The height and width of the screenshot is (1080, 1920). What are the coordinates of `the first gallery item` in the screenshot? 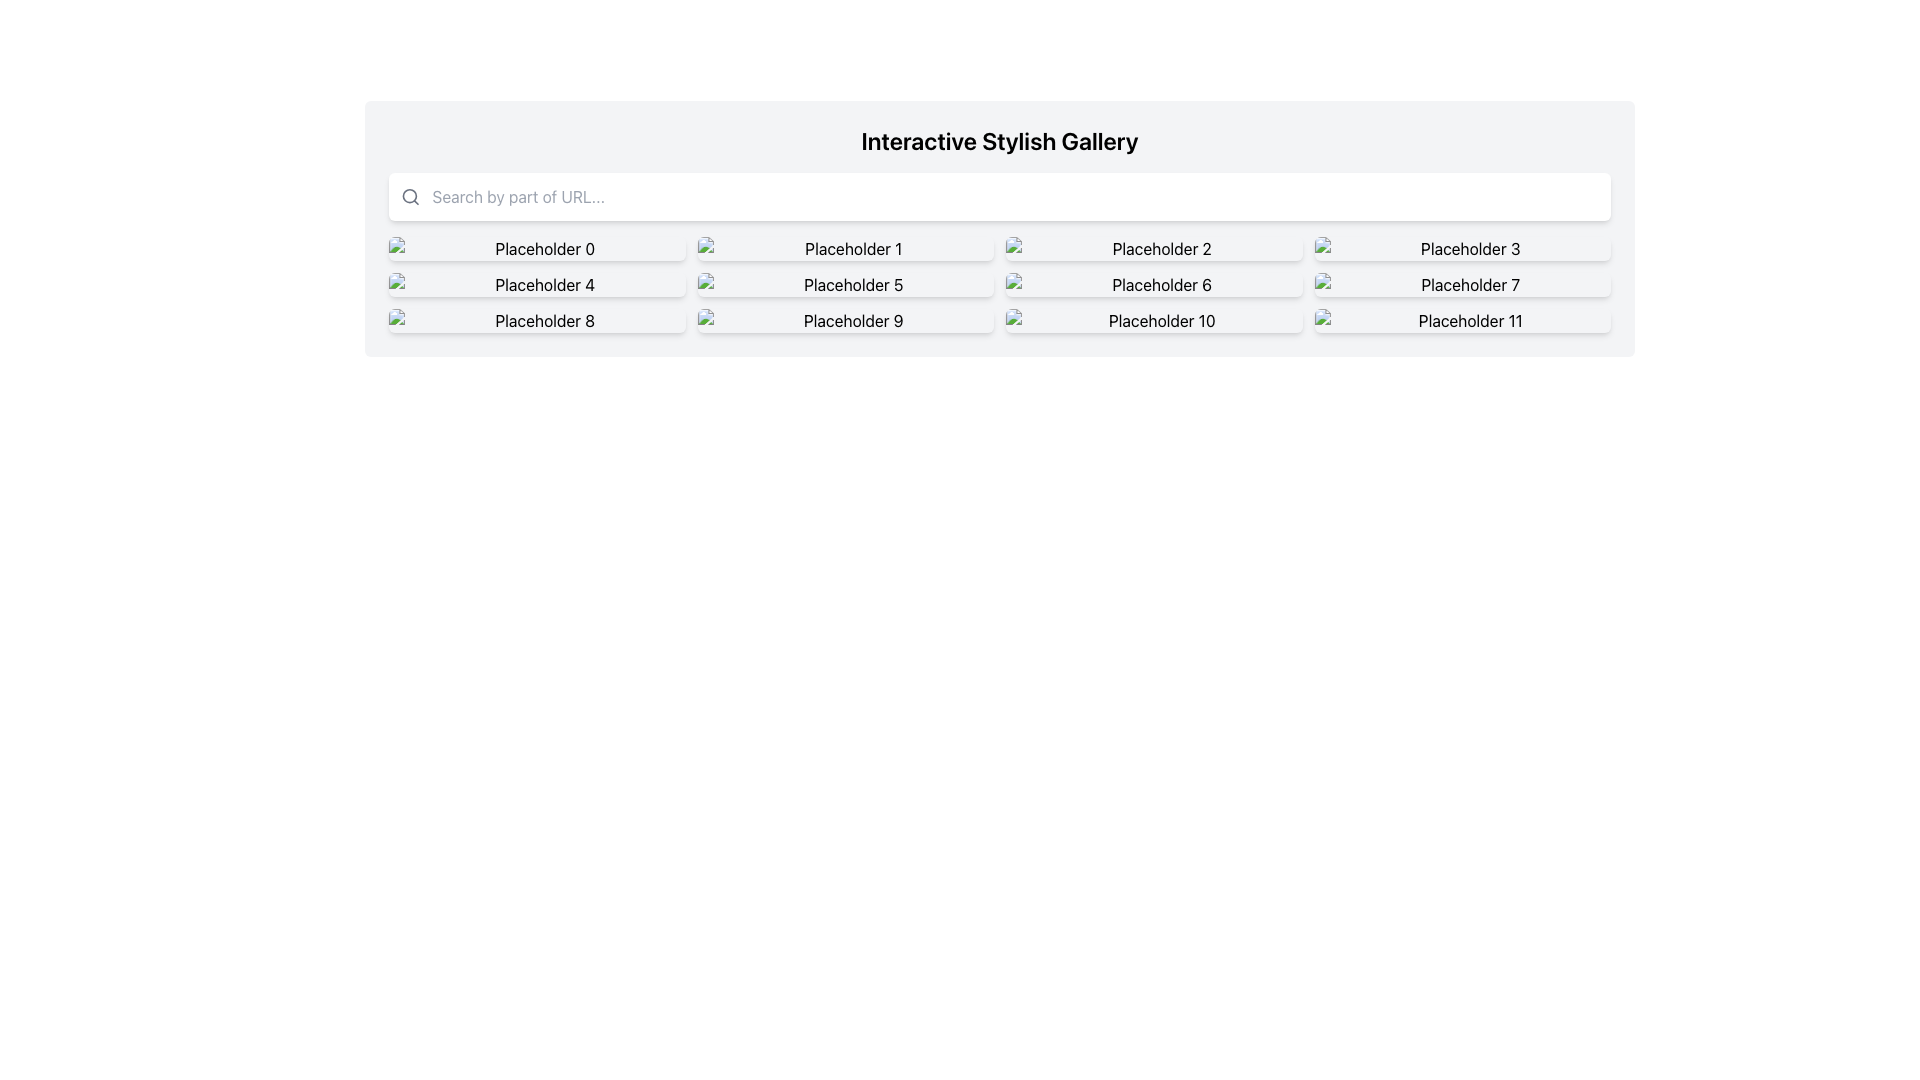 It's located at (537, 248).